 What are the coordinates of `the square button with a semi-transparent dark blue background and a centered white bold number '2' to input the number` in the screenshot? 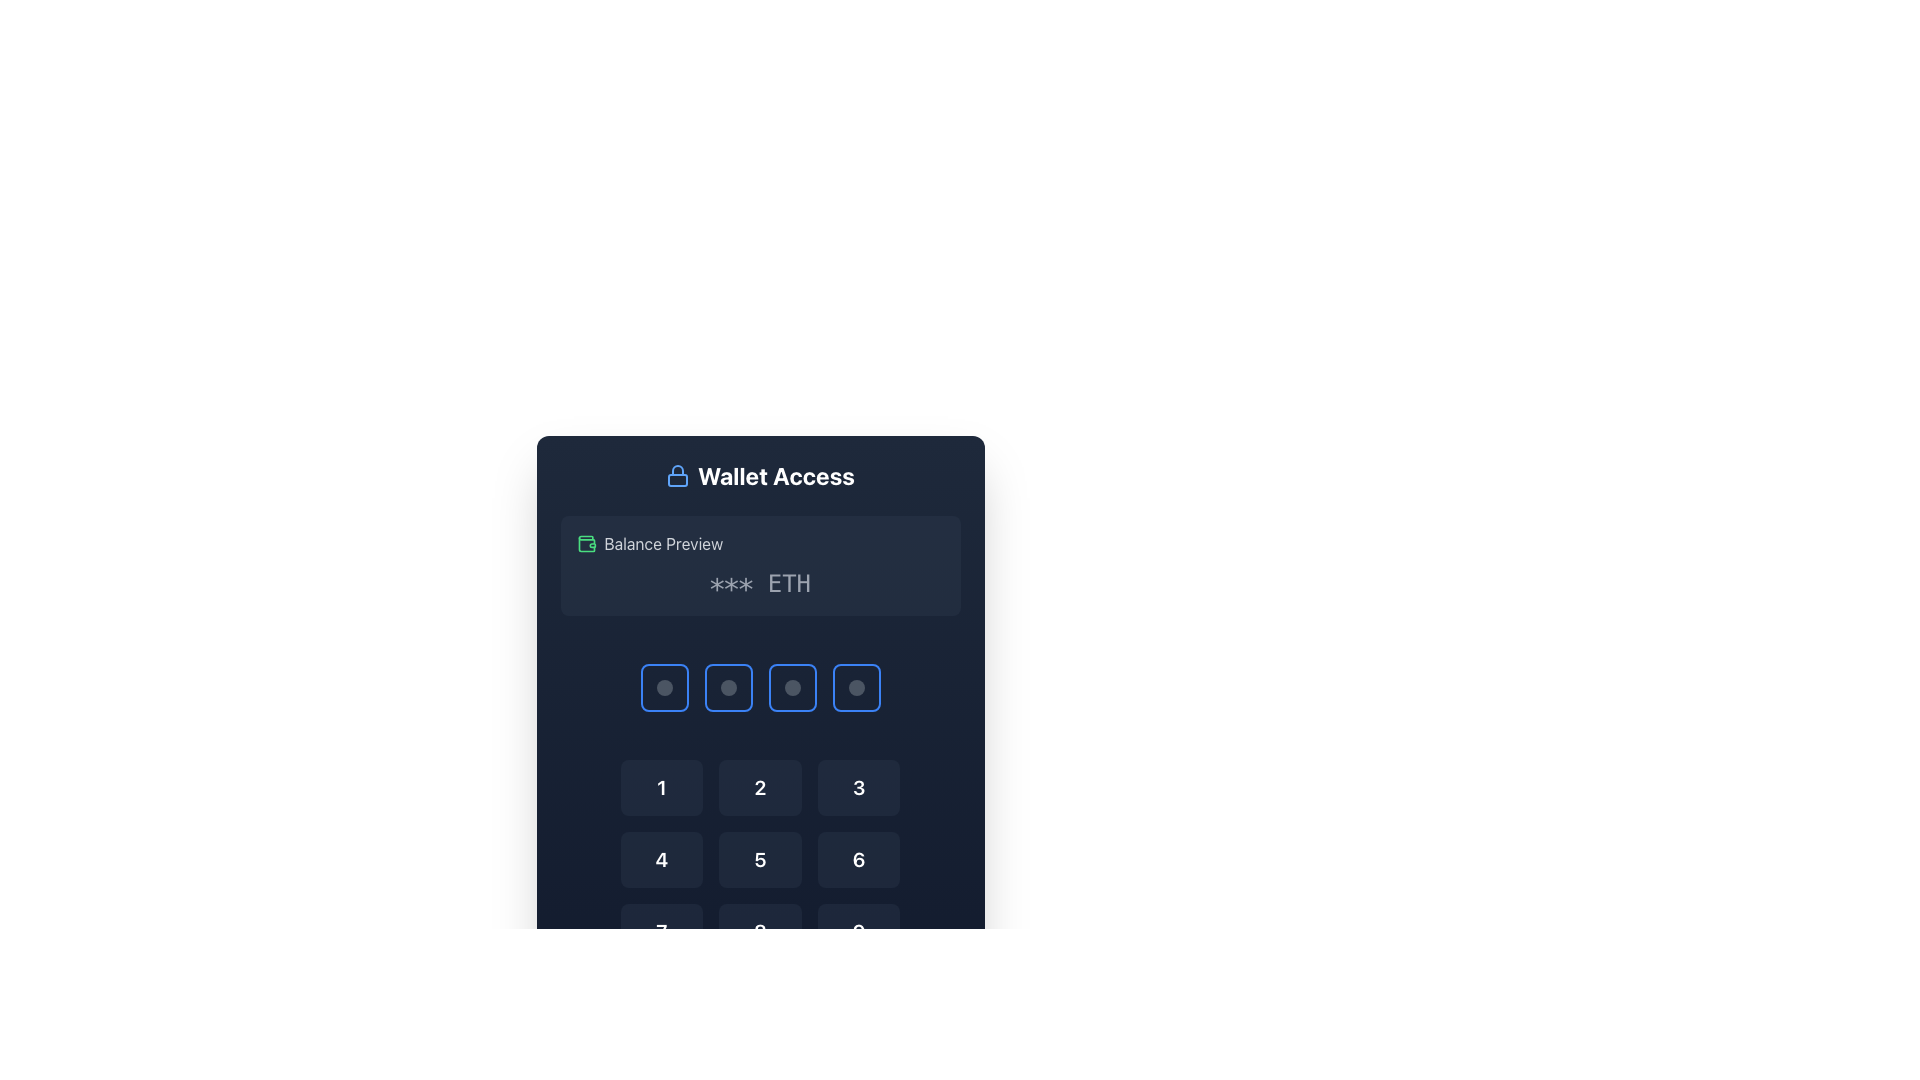 It's located at (759, 786).